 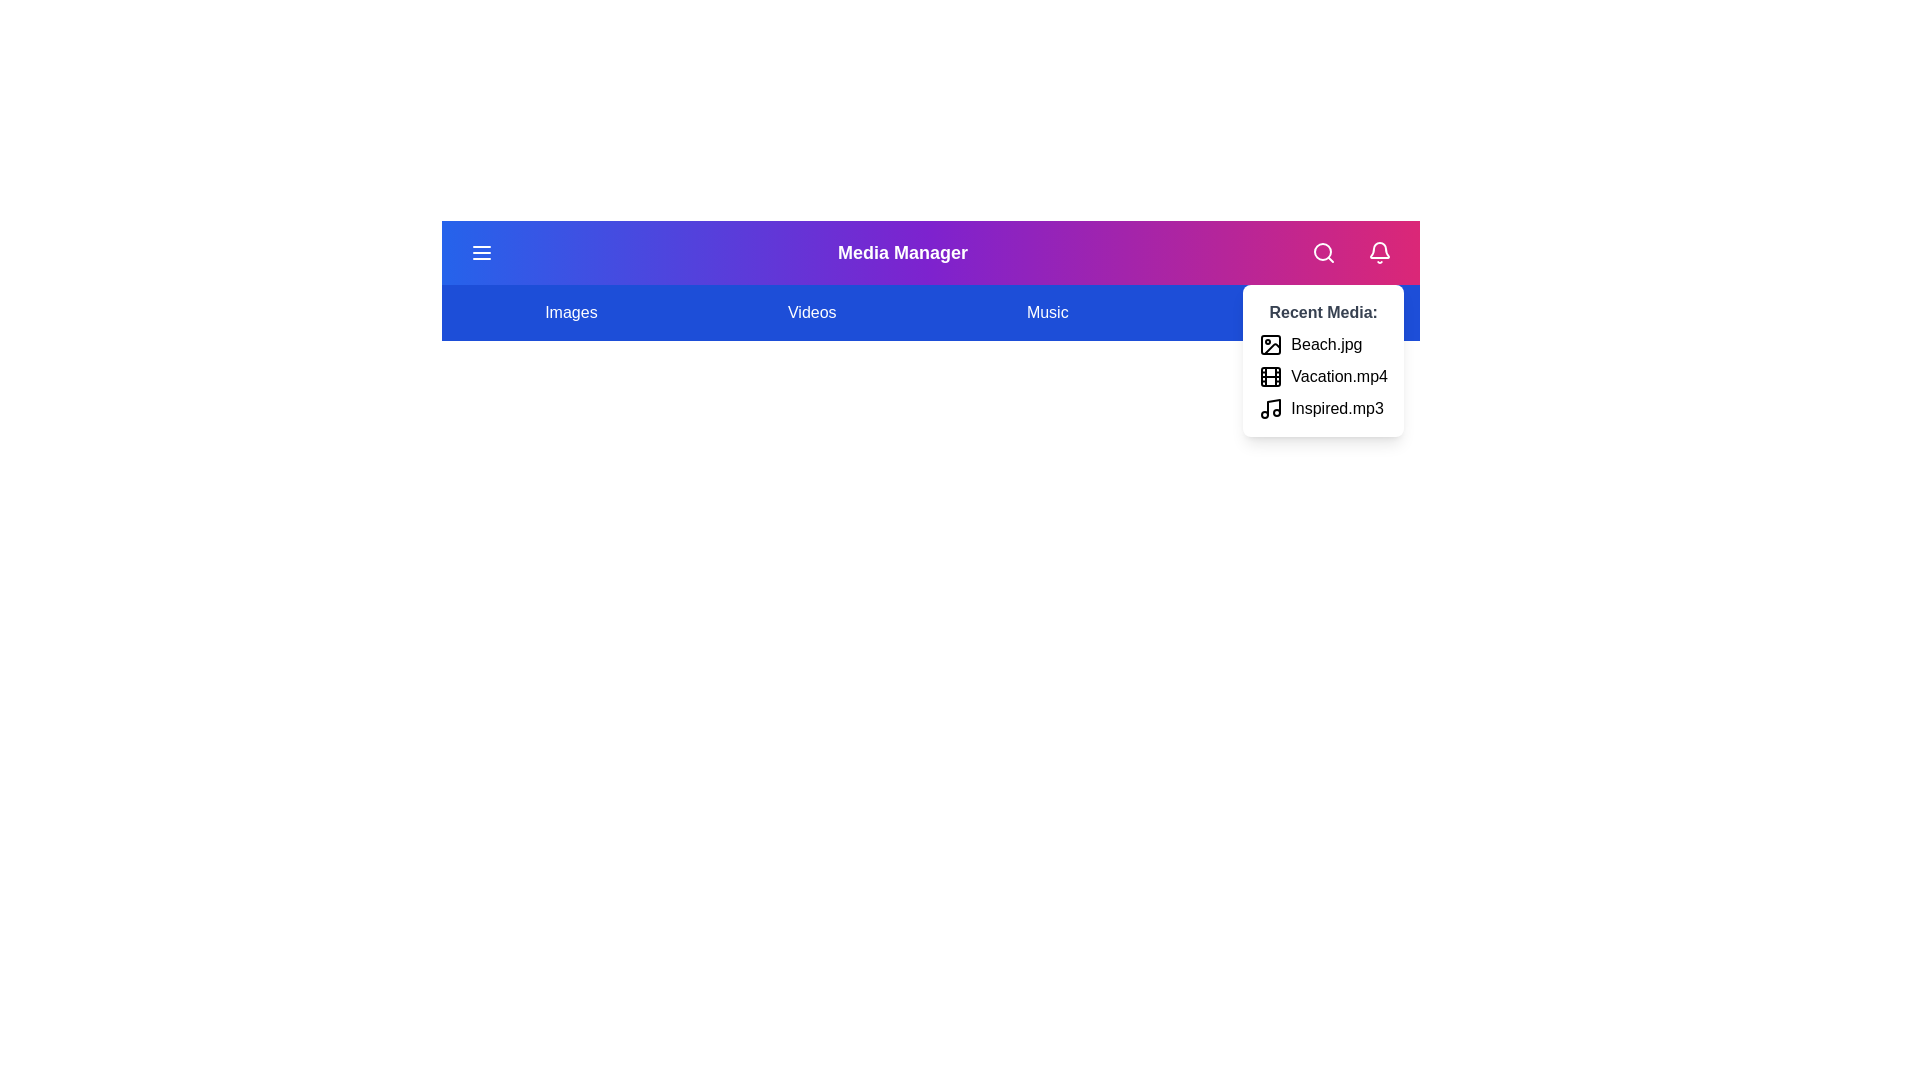 What do you see at coordinates (1270, 343) in the screenshot?
I see `the media item Beach.jpg from the recent media list` at bounding box center [1270, 343].